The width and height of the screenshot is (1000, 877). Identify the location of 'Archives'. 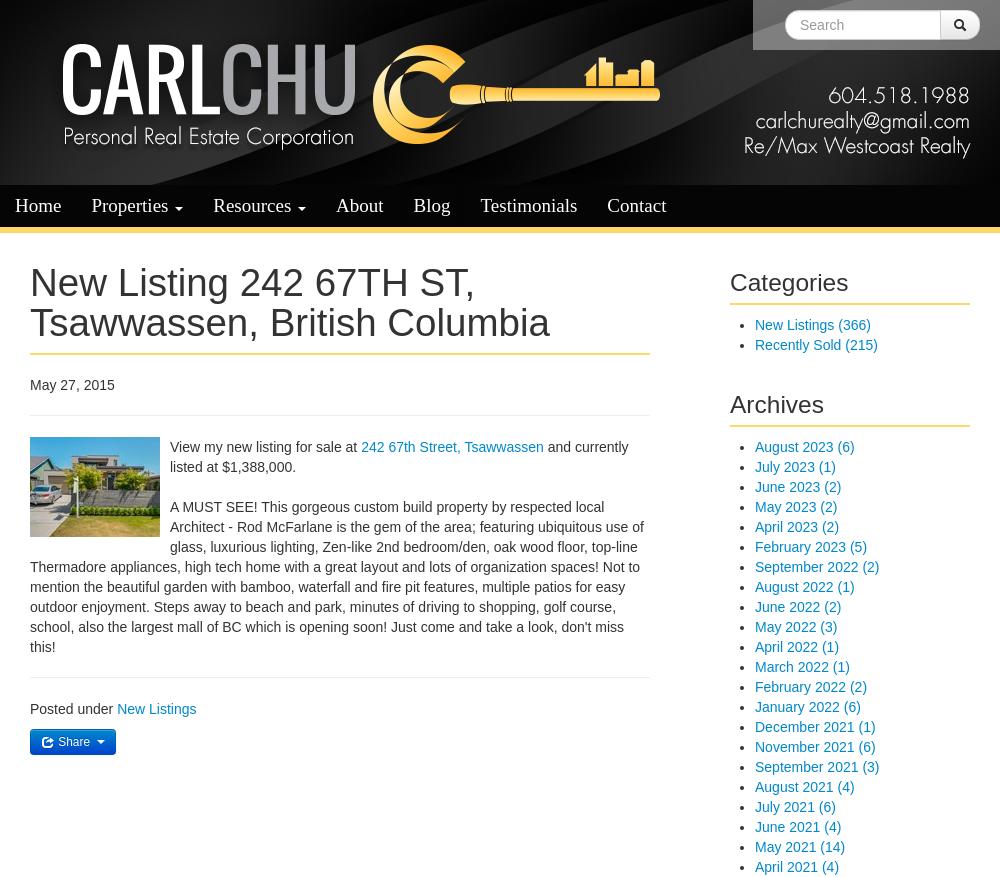
(776, 403).